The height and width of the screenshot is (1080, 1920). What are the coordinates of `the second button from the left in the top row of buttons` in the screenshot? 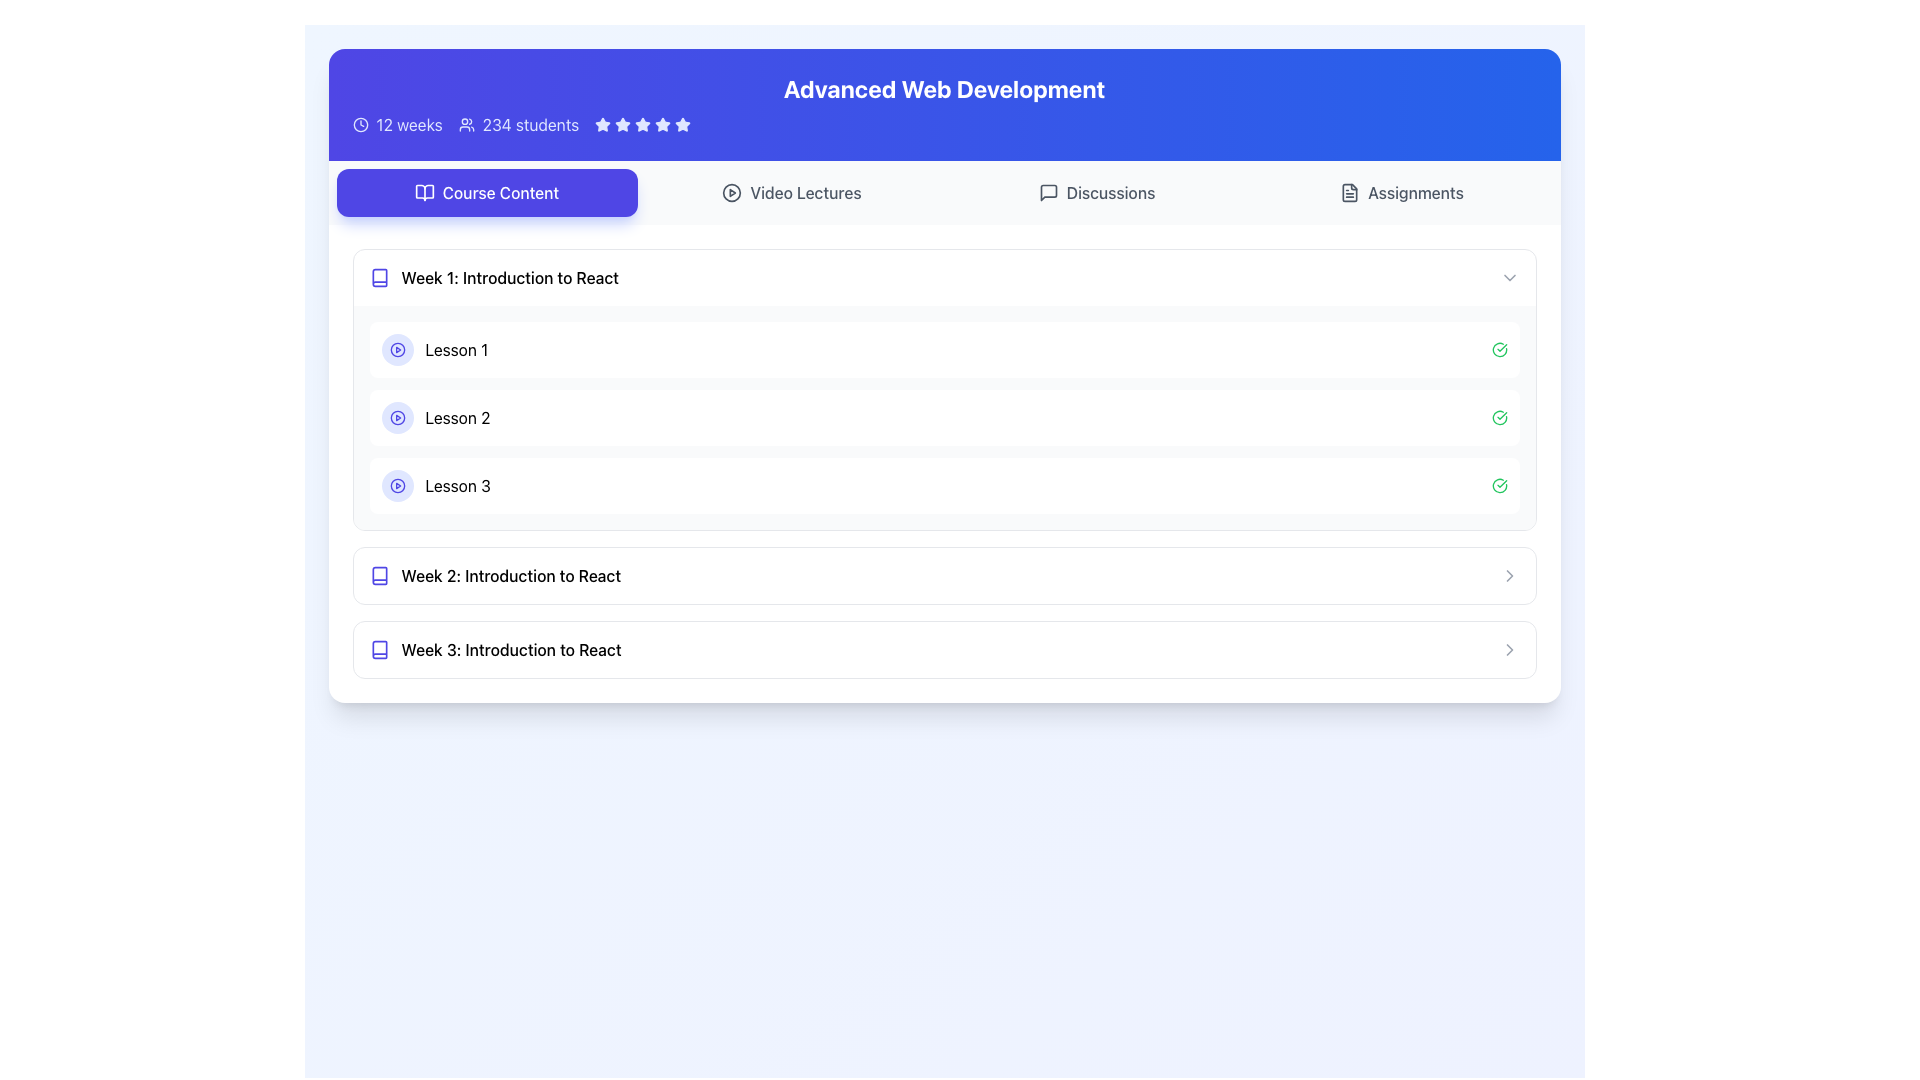 It's located at (791, 192).